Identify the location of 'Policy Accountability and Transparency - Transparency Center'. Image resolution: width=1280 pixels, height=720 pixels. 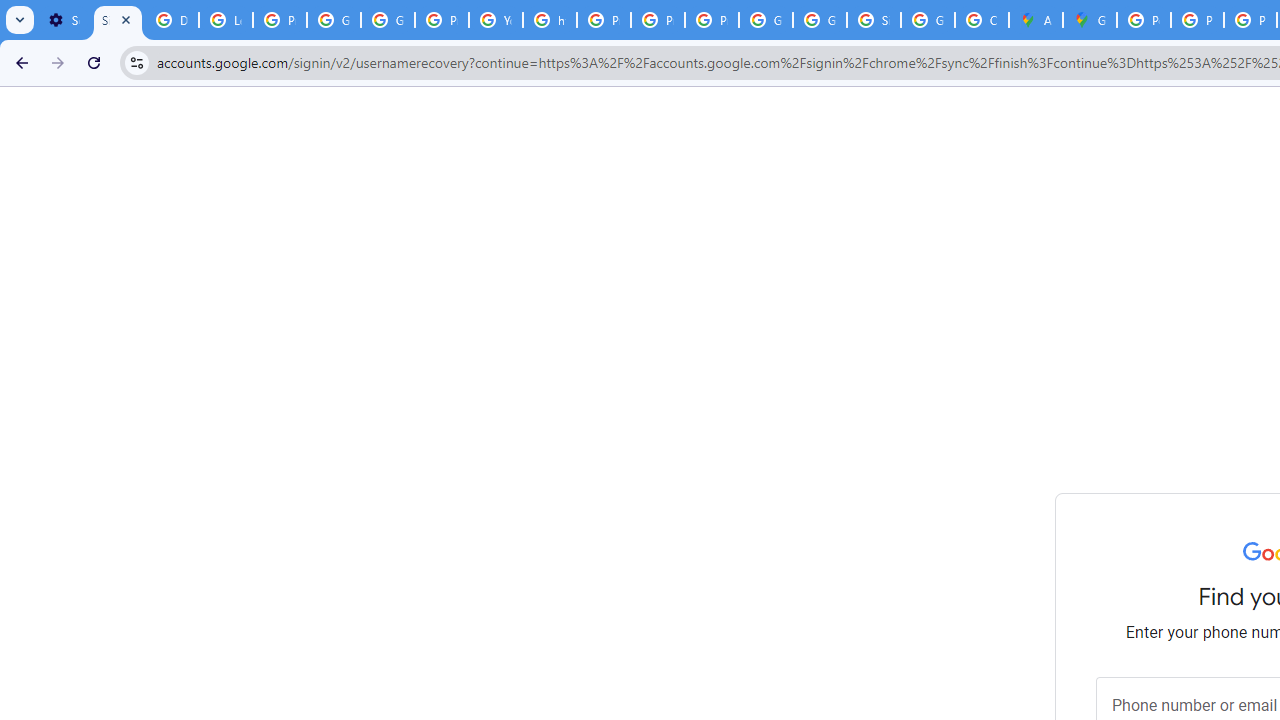
(1144, 20).